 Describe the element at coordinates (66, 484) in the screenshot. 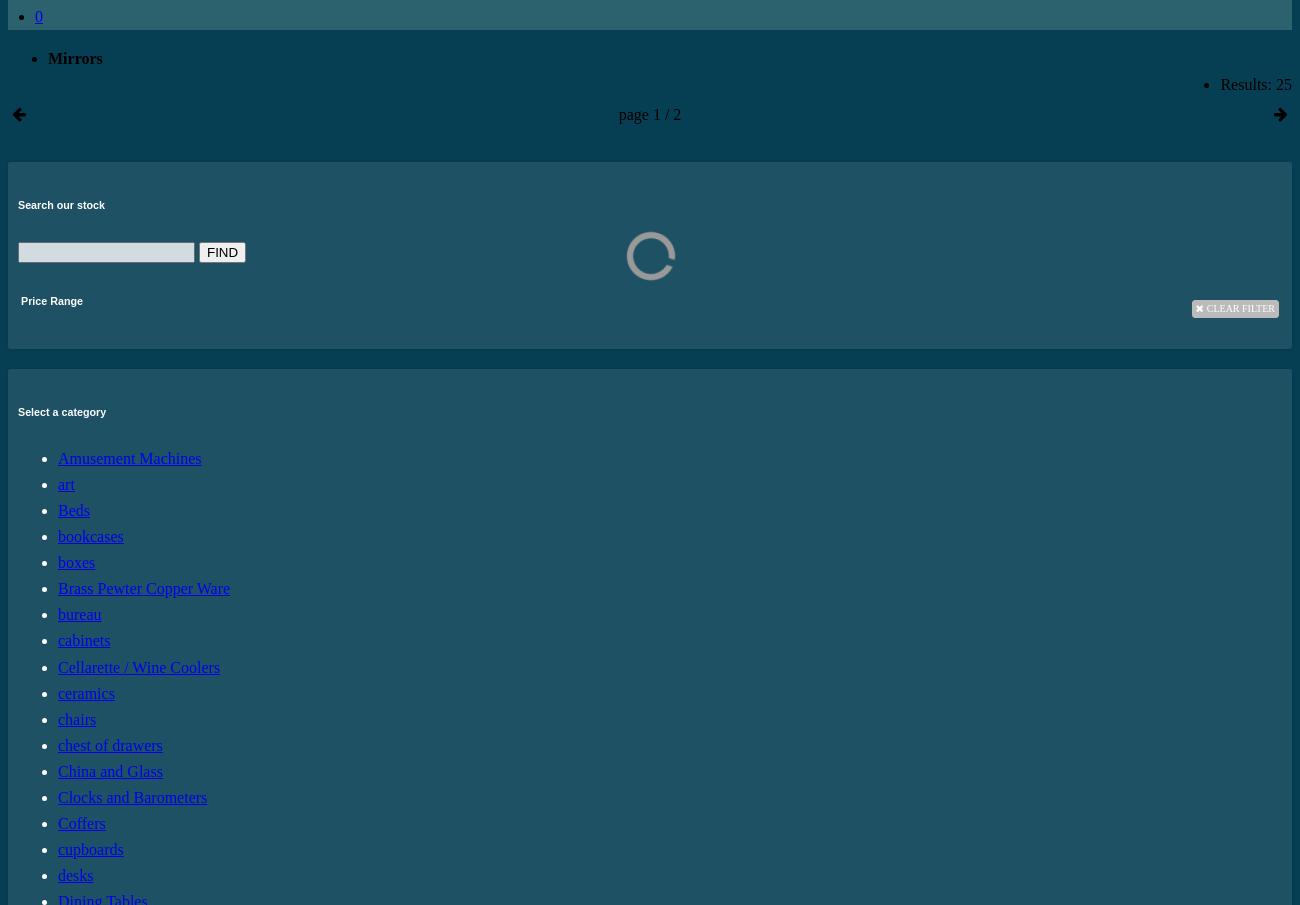

I see `'art'` at that location.